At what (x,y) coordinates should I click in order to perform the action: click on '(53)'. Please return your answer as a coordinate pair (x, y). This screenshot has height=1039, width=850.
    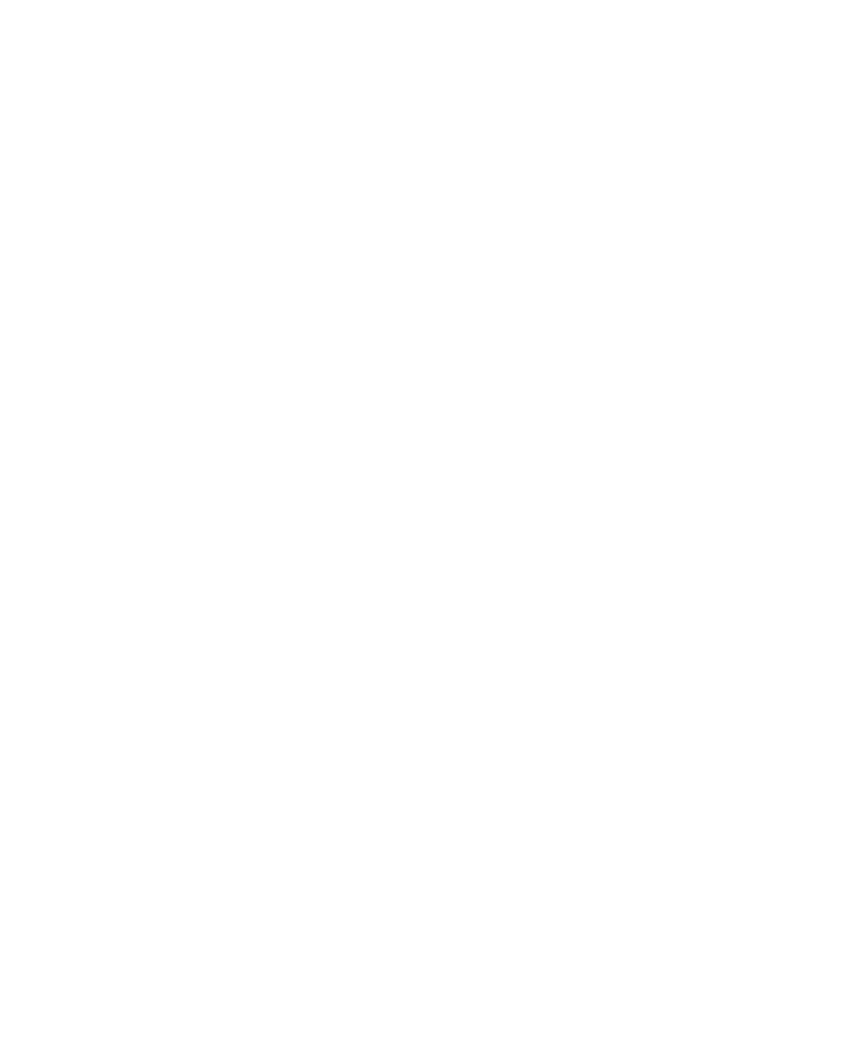
    Looking at the image, I should click on (171, 568).